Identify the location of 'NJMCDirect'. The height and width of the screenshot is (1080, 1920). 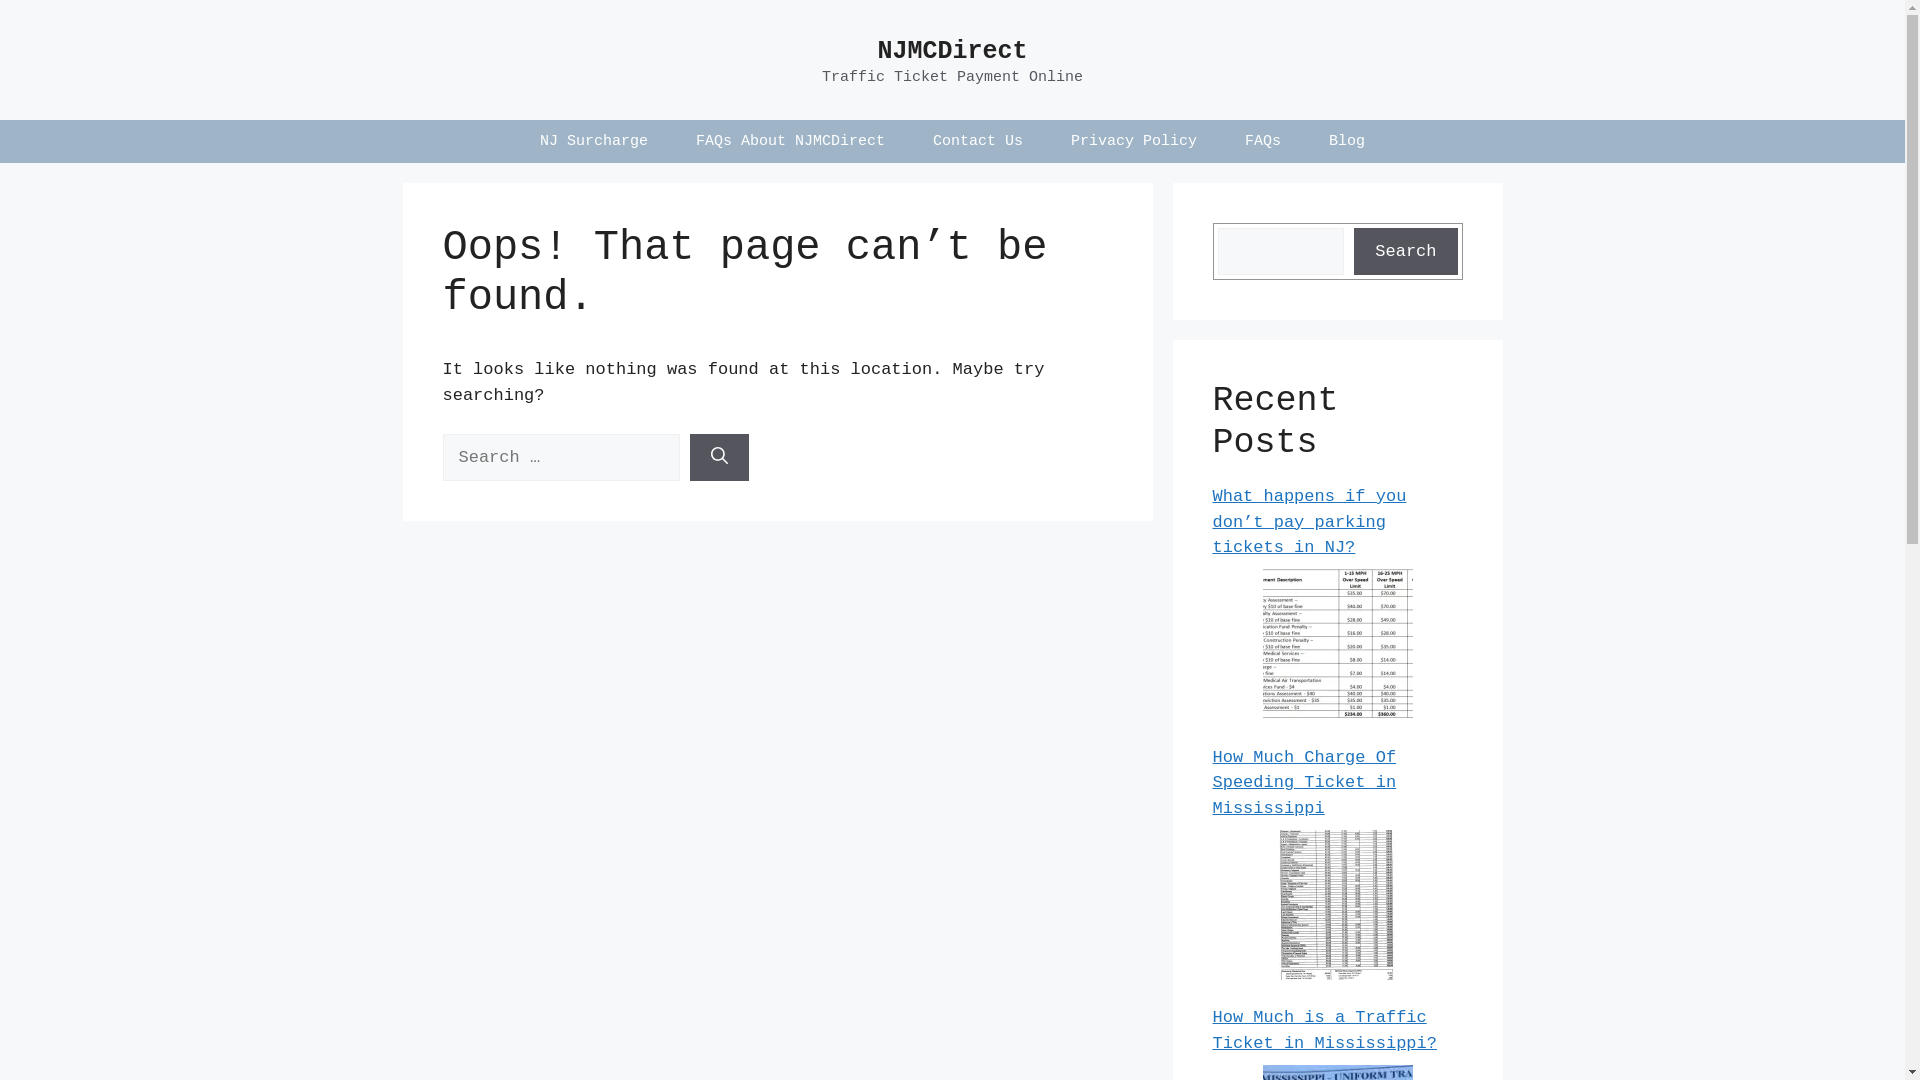
(950, 50).